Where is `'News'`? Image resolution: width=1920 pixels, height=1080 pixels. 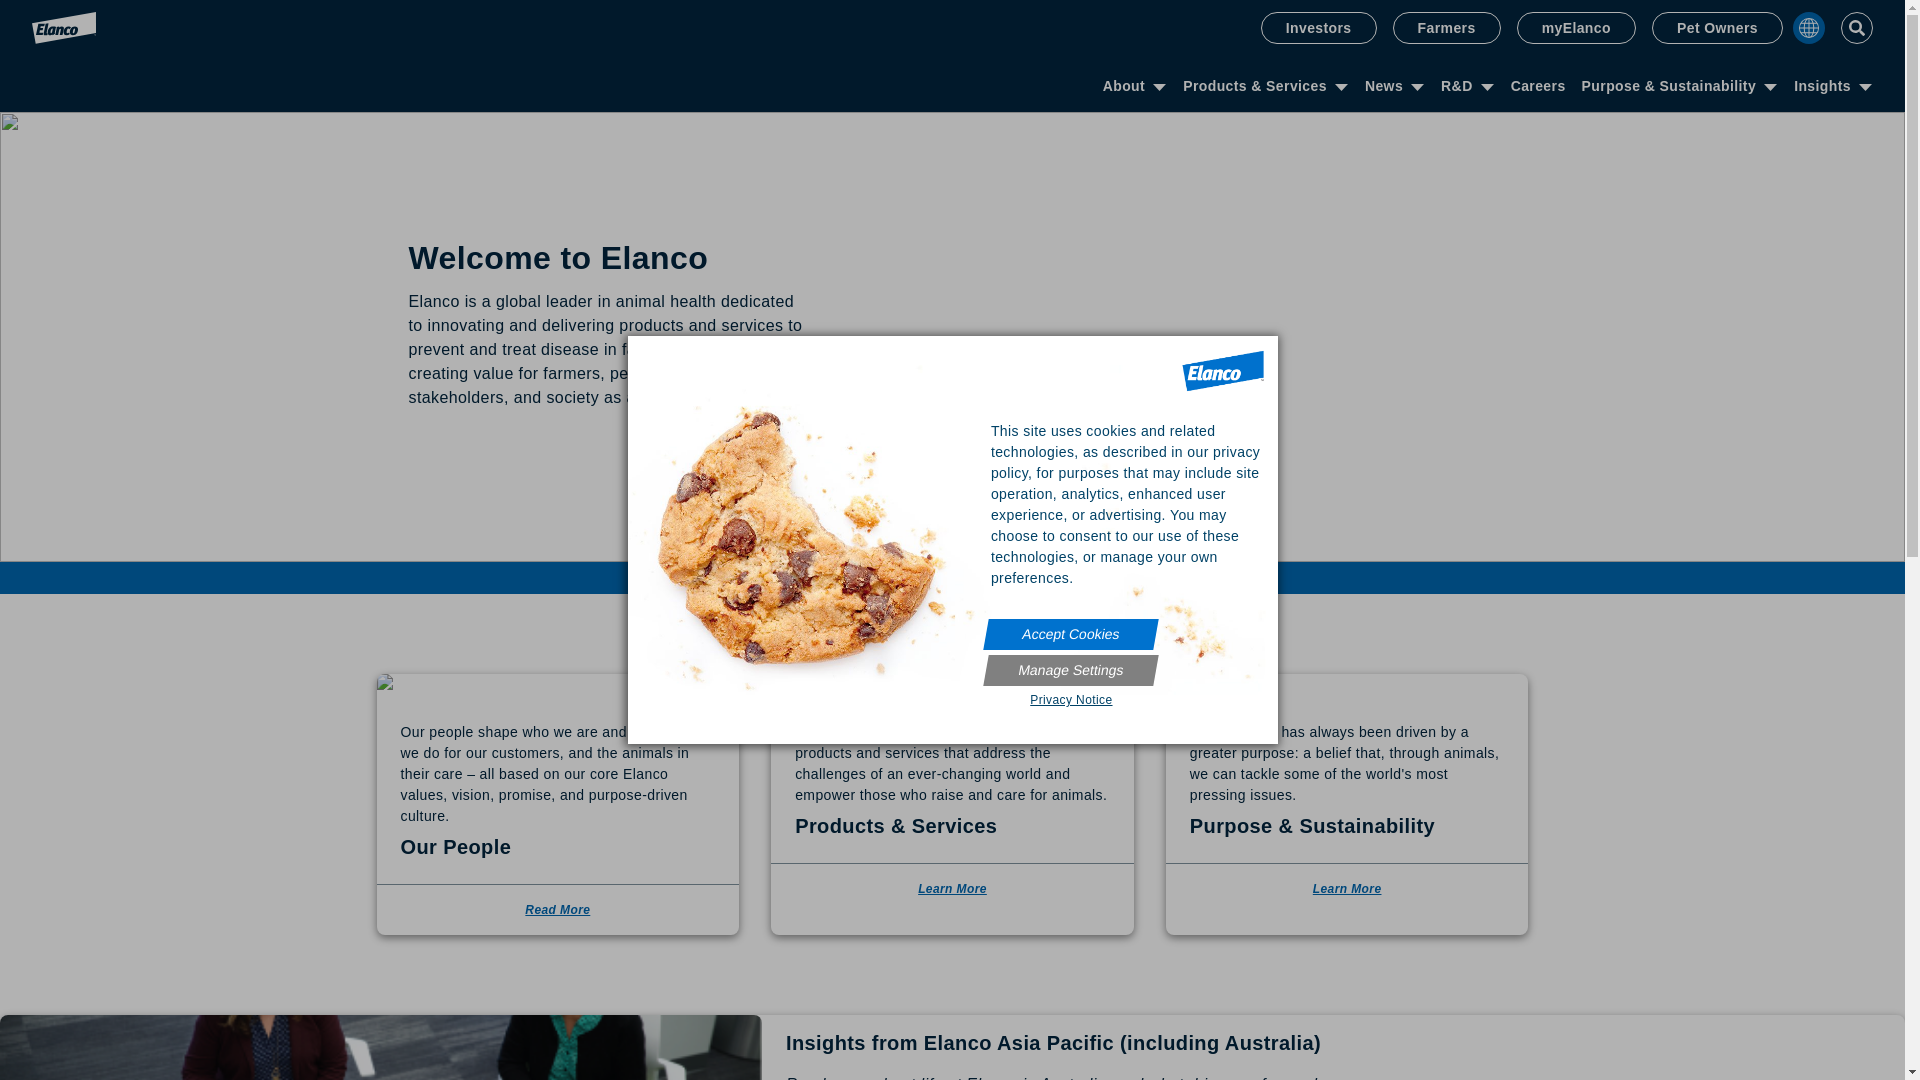
'News' is located at coordinates (1363, 87).